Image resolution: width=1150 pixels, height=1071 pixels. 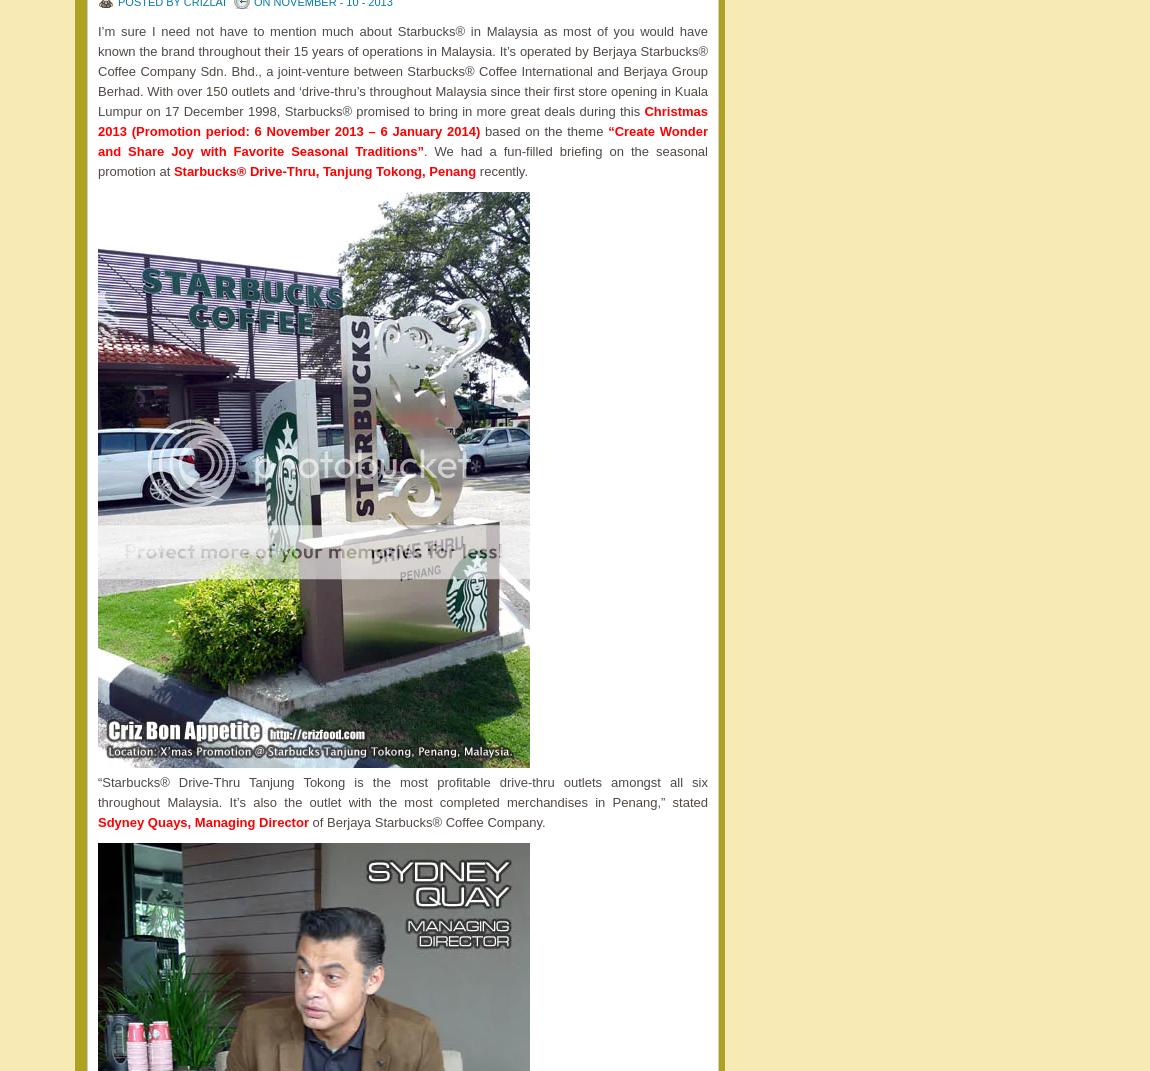 What do you see at coordinates (475, 170) in the screenshot?
I see `'recently.'` at bounding box center [475, 170].